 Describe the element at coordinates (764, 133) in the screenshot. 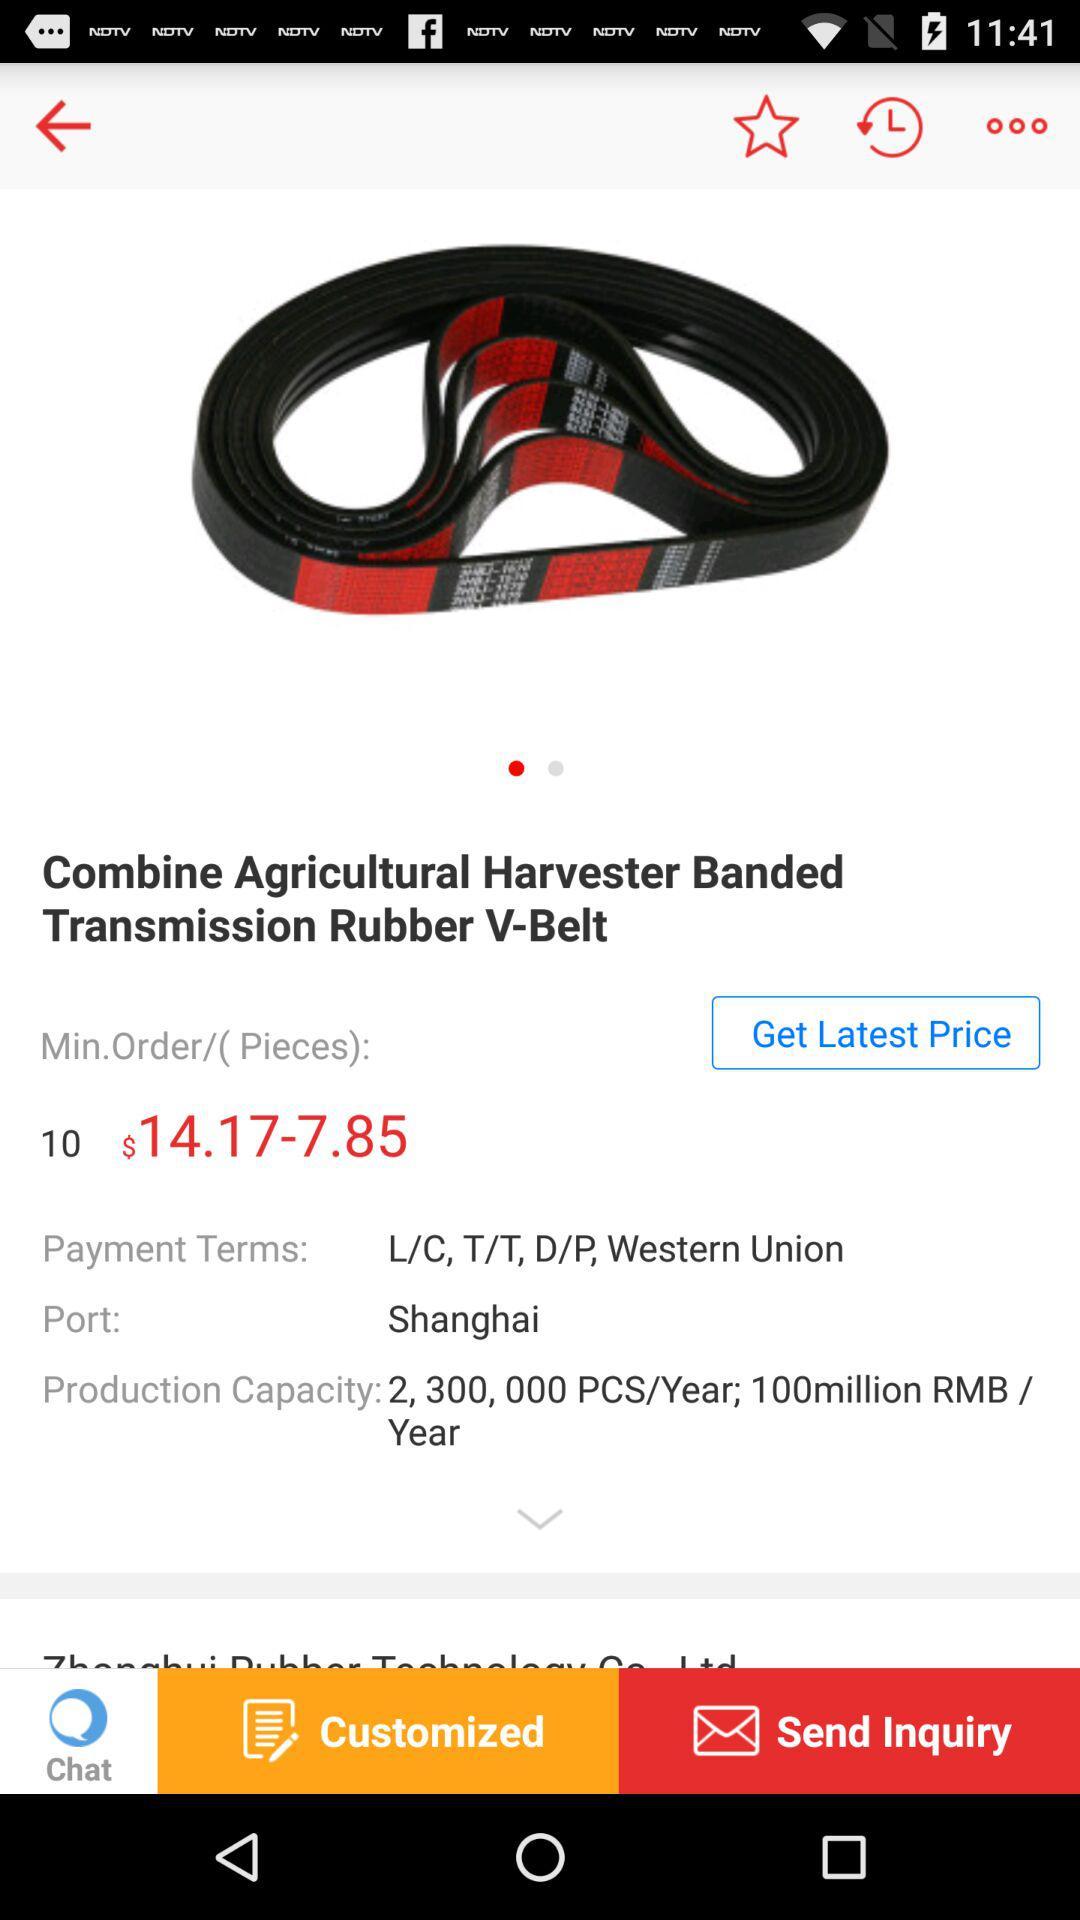

I see `the star icon` at that location.